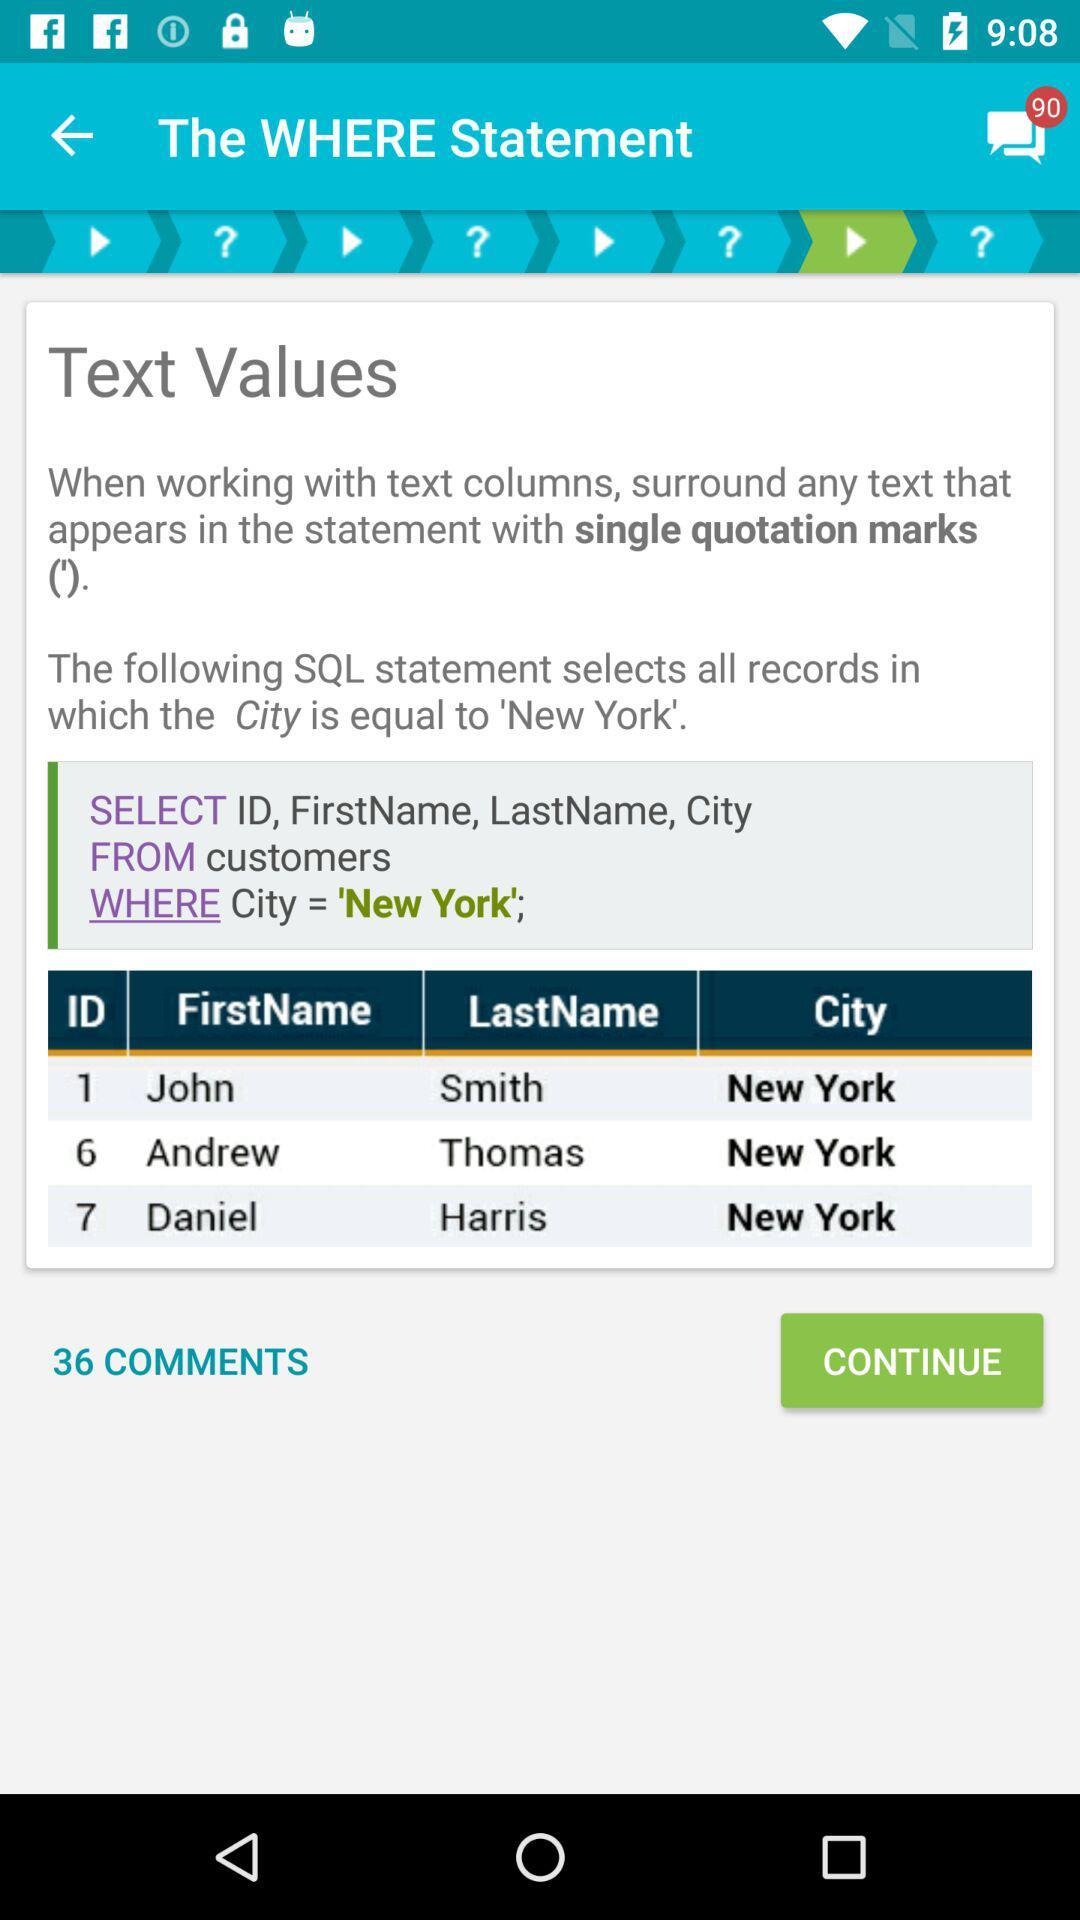  I want to click on all data, so click(540, 1107).